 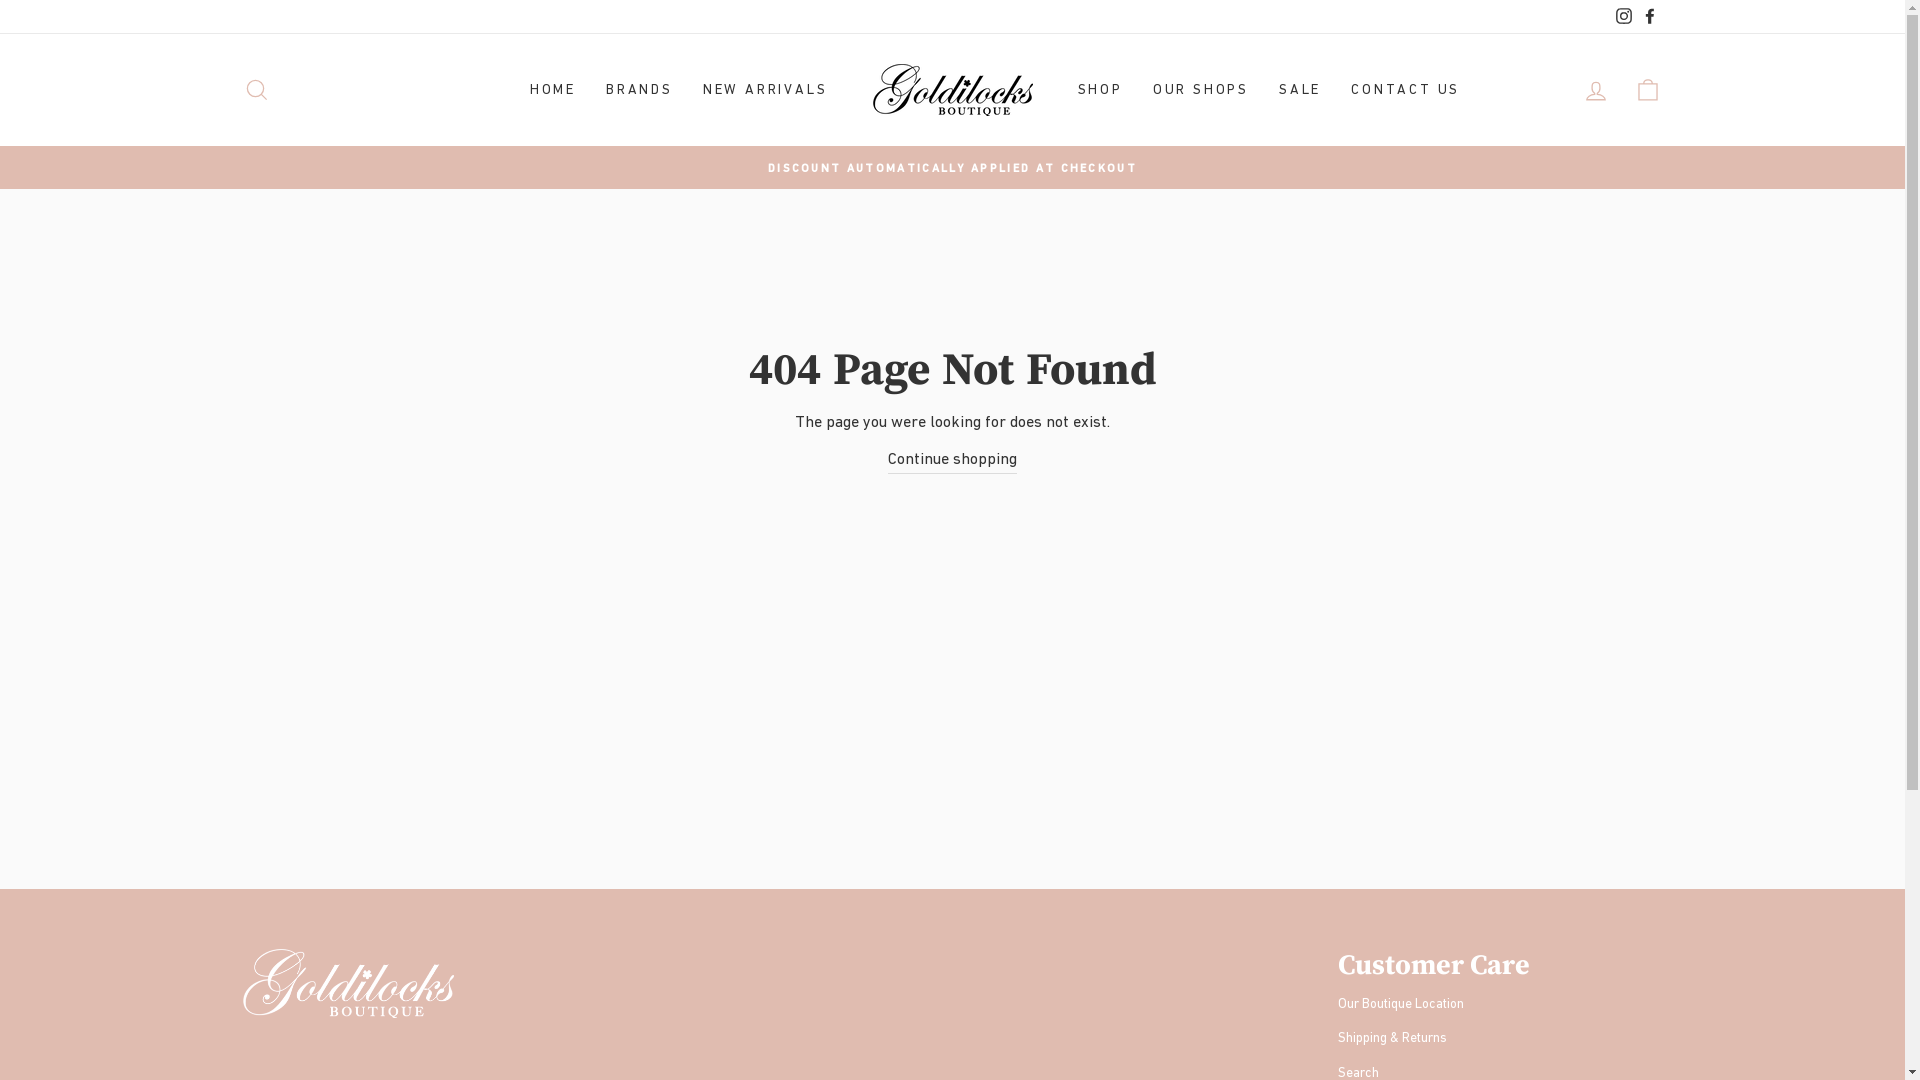 What do you see at coordinates (514, 90) in the screenshot?
I see `'HOME'` at bounding box center [514, 90].